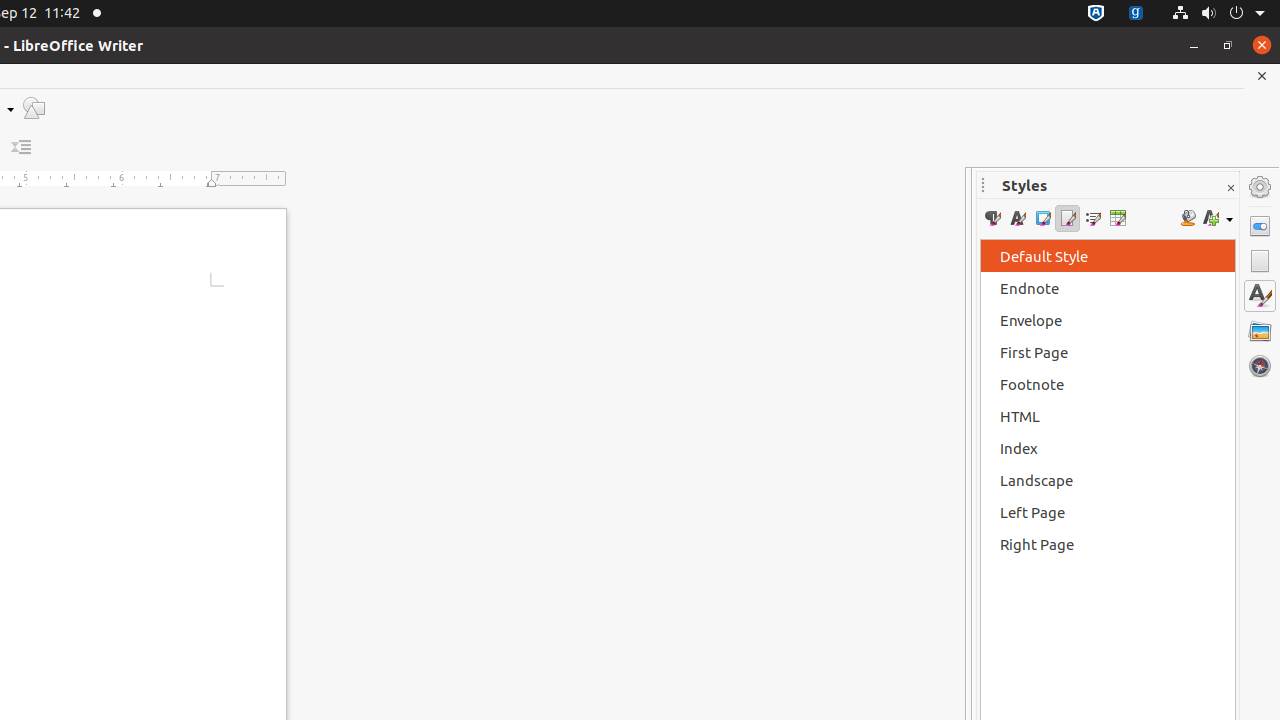 The width and height of the screenshot is (1280, 720). Describe the element at coordinates (1066, 218) in the screenshot. I see `'Page Styles'` at that location.